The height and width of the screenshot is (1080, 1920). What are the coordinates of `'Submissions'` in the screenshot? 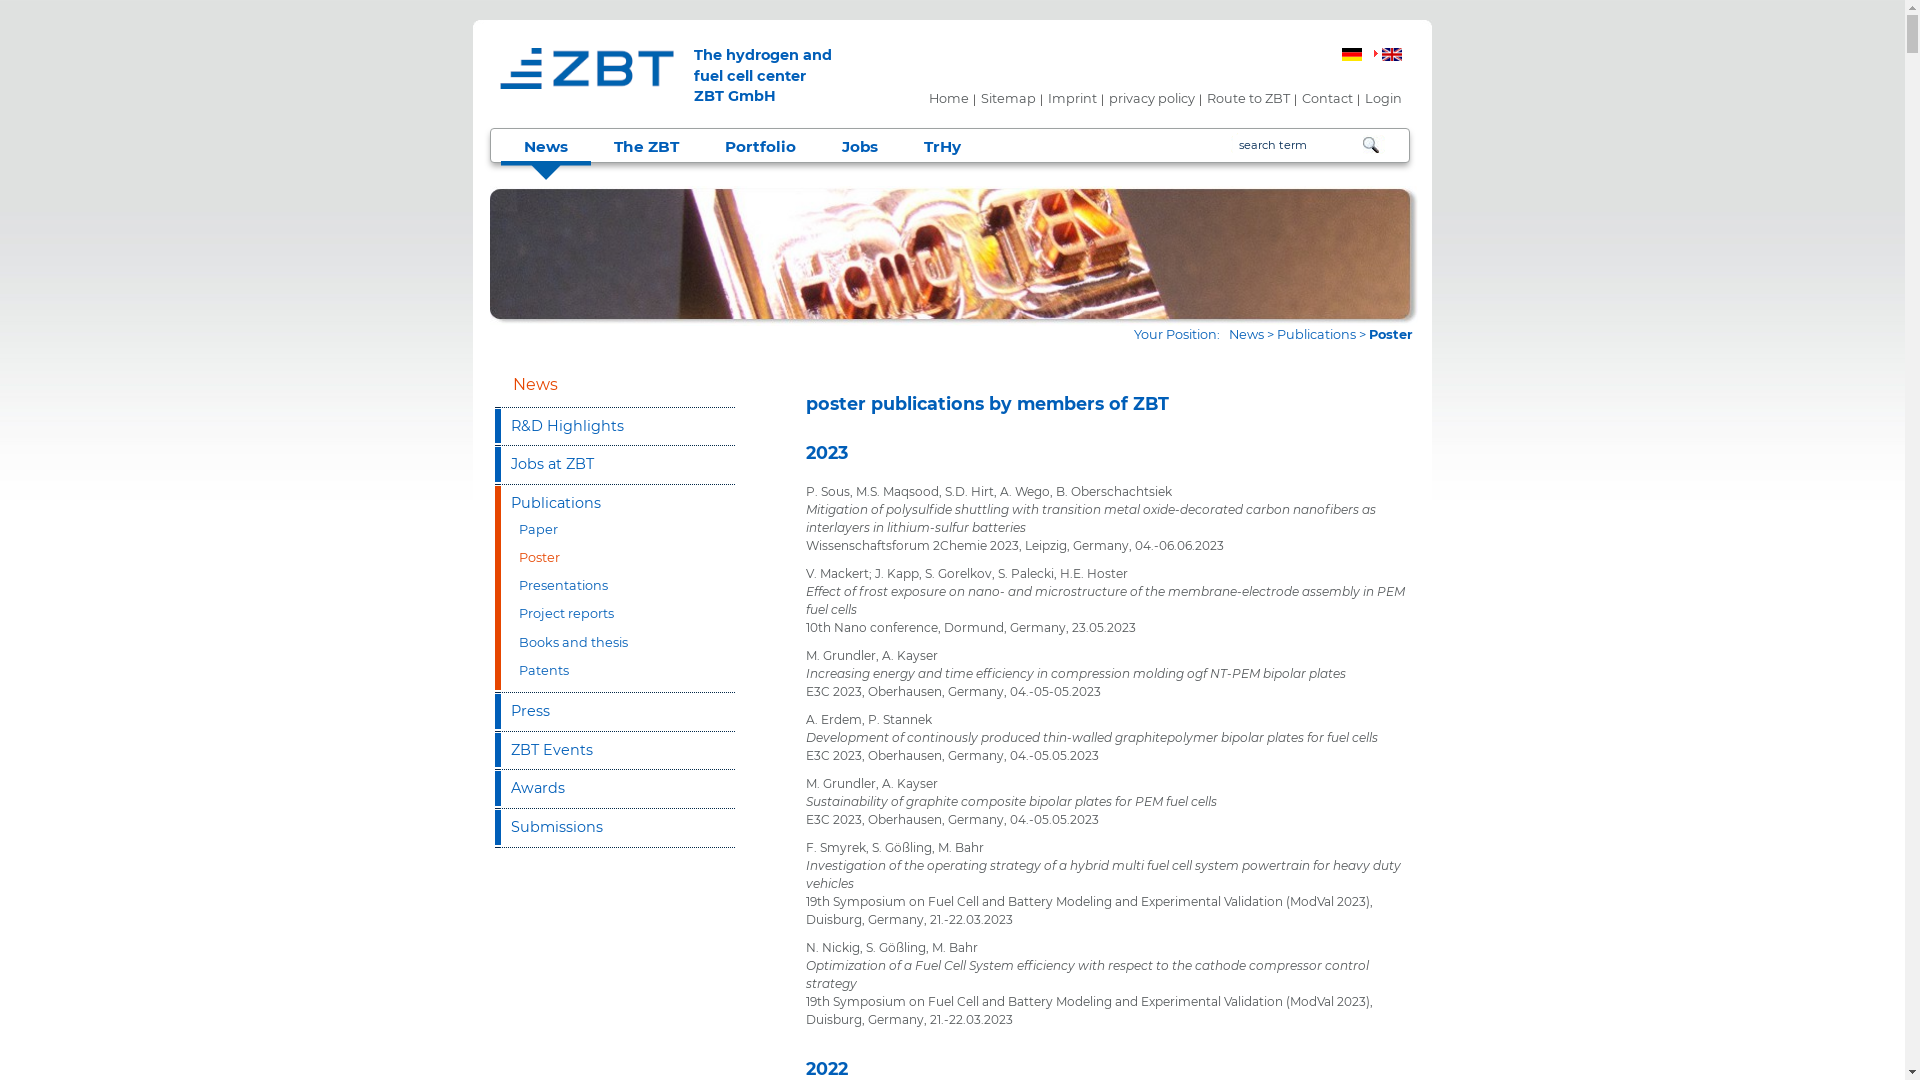 It's located at (494, 827).